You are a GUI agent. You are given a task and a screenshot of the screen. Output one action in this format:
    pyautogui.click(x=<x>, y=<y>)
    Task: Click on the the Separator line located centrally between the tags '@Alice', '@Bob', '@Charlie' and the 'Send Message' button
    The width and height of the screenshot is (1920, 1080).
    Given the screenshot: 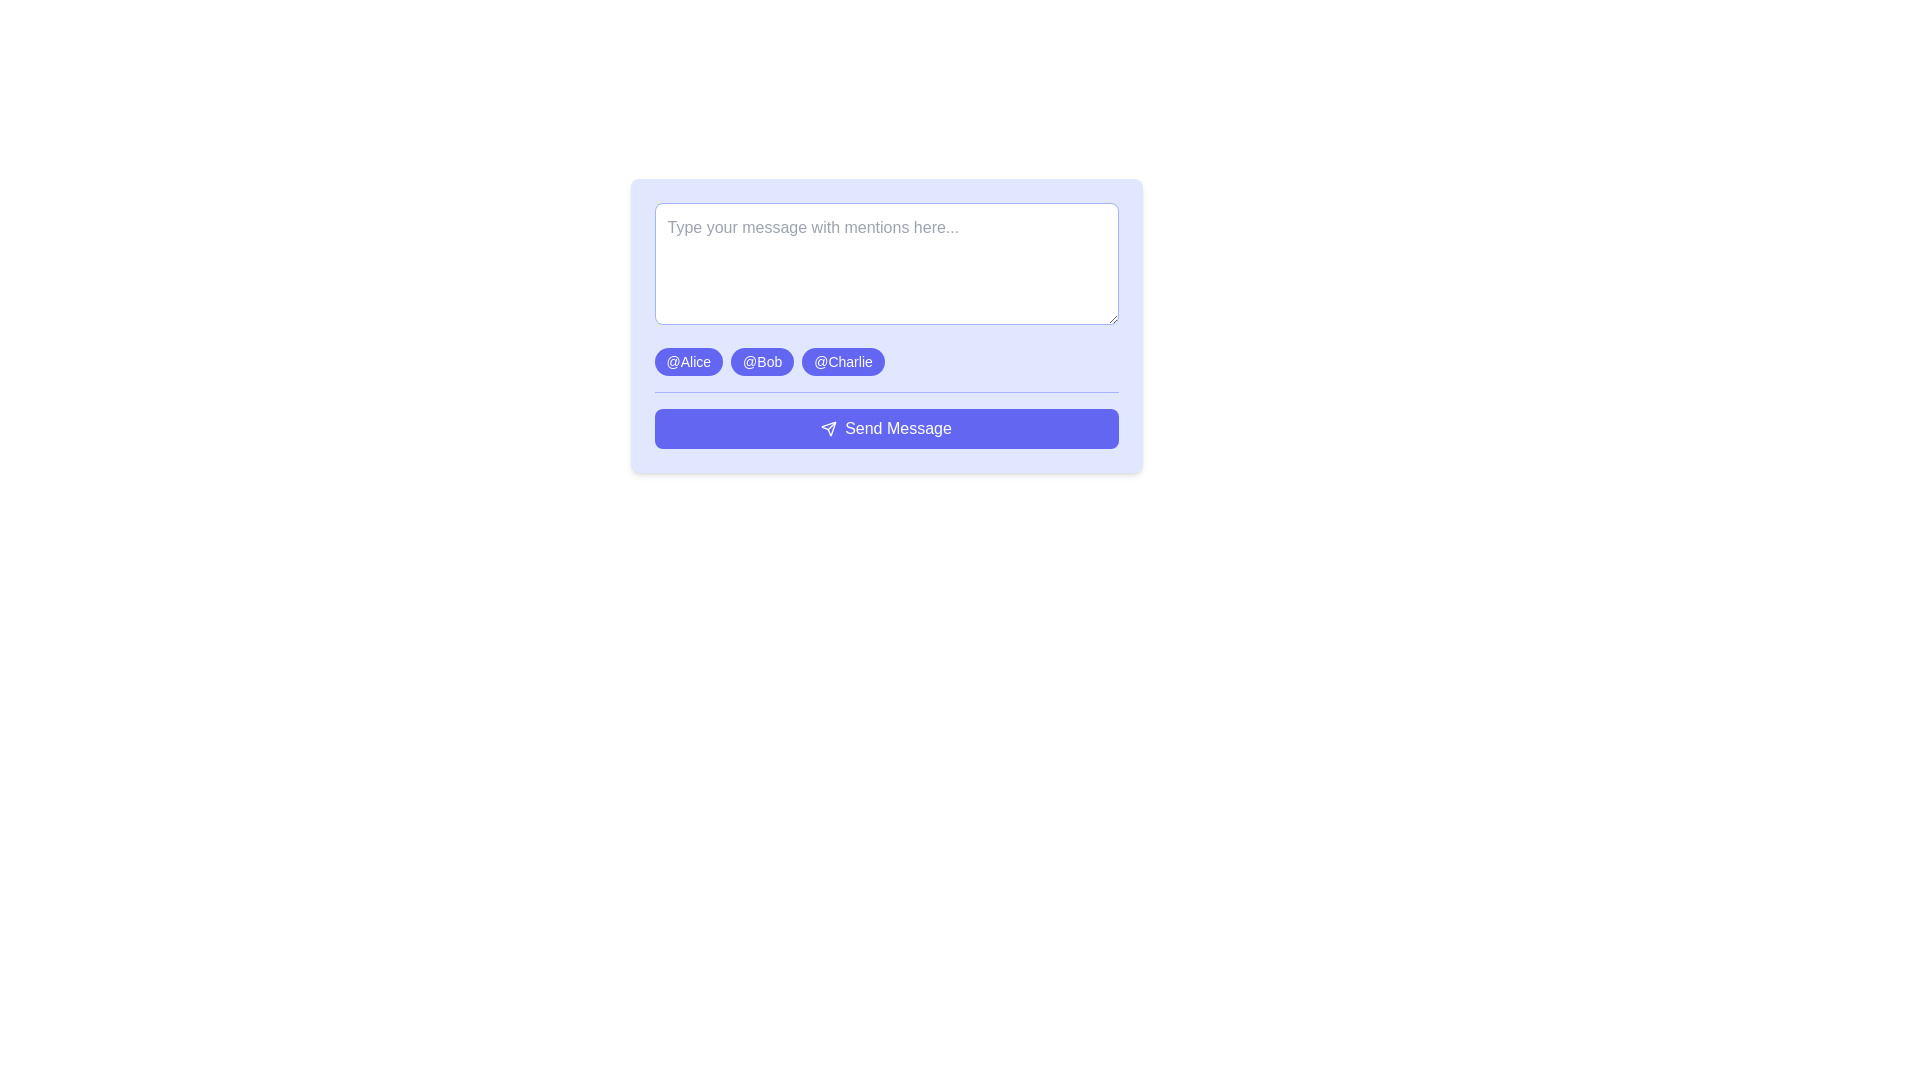 What is the action you would take?
    pyautogui.click(x=885, y=392)
    